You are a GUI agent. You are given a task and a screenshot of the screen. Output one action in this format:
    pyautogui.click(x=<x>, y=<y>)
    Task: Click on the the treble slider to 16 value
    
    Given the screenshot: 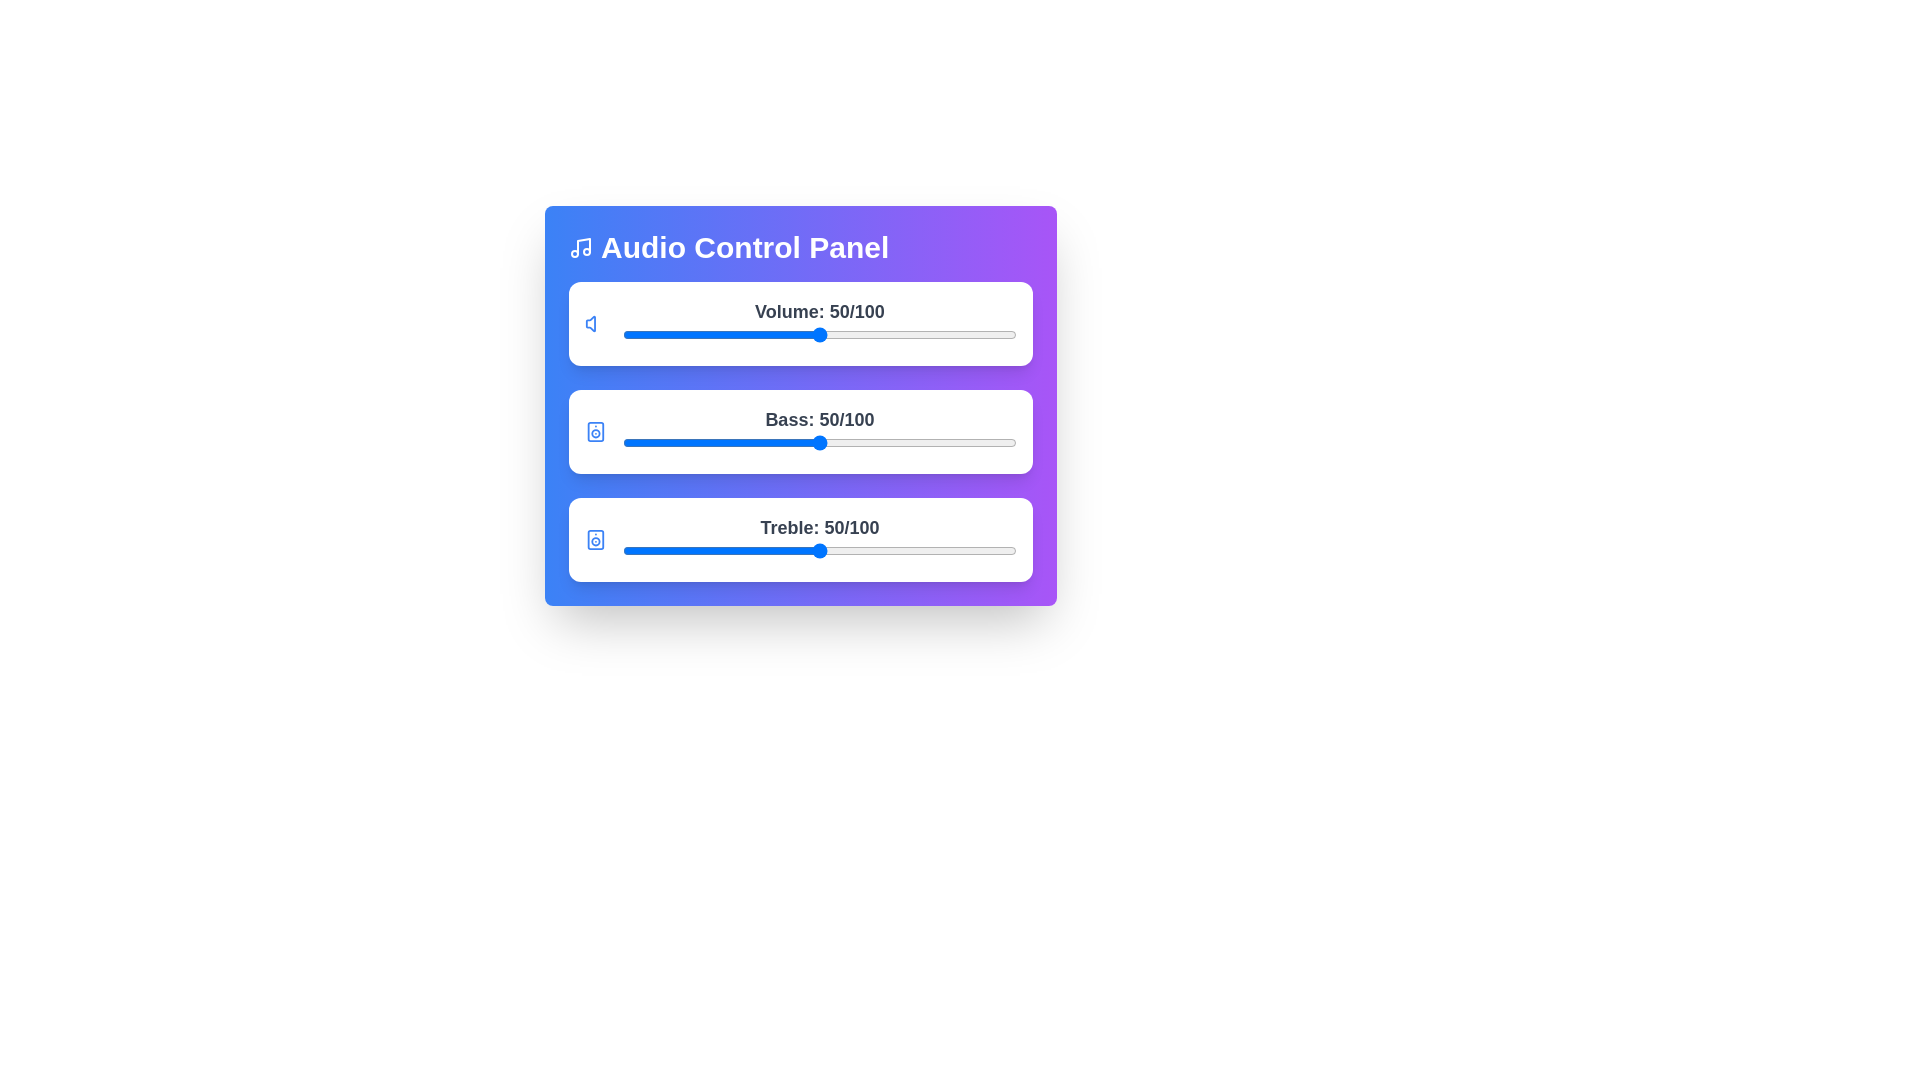 What is the action you would take?
    pyautogui.click(x=686, y=551)
    